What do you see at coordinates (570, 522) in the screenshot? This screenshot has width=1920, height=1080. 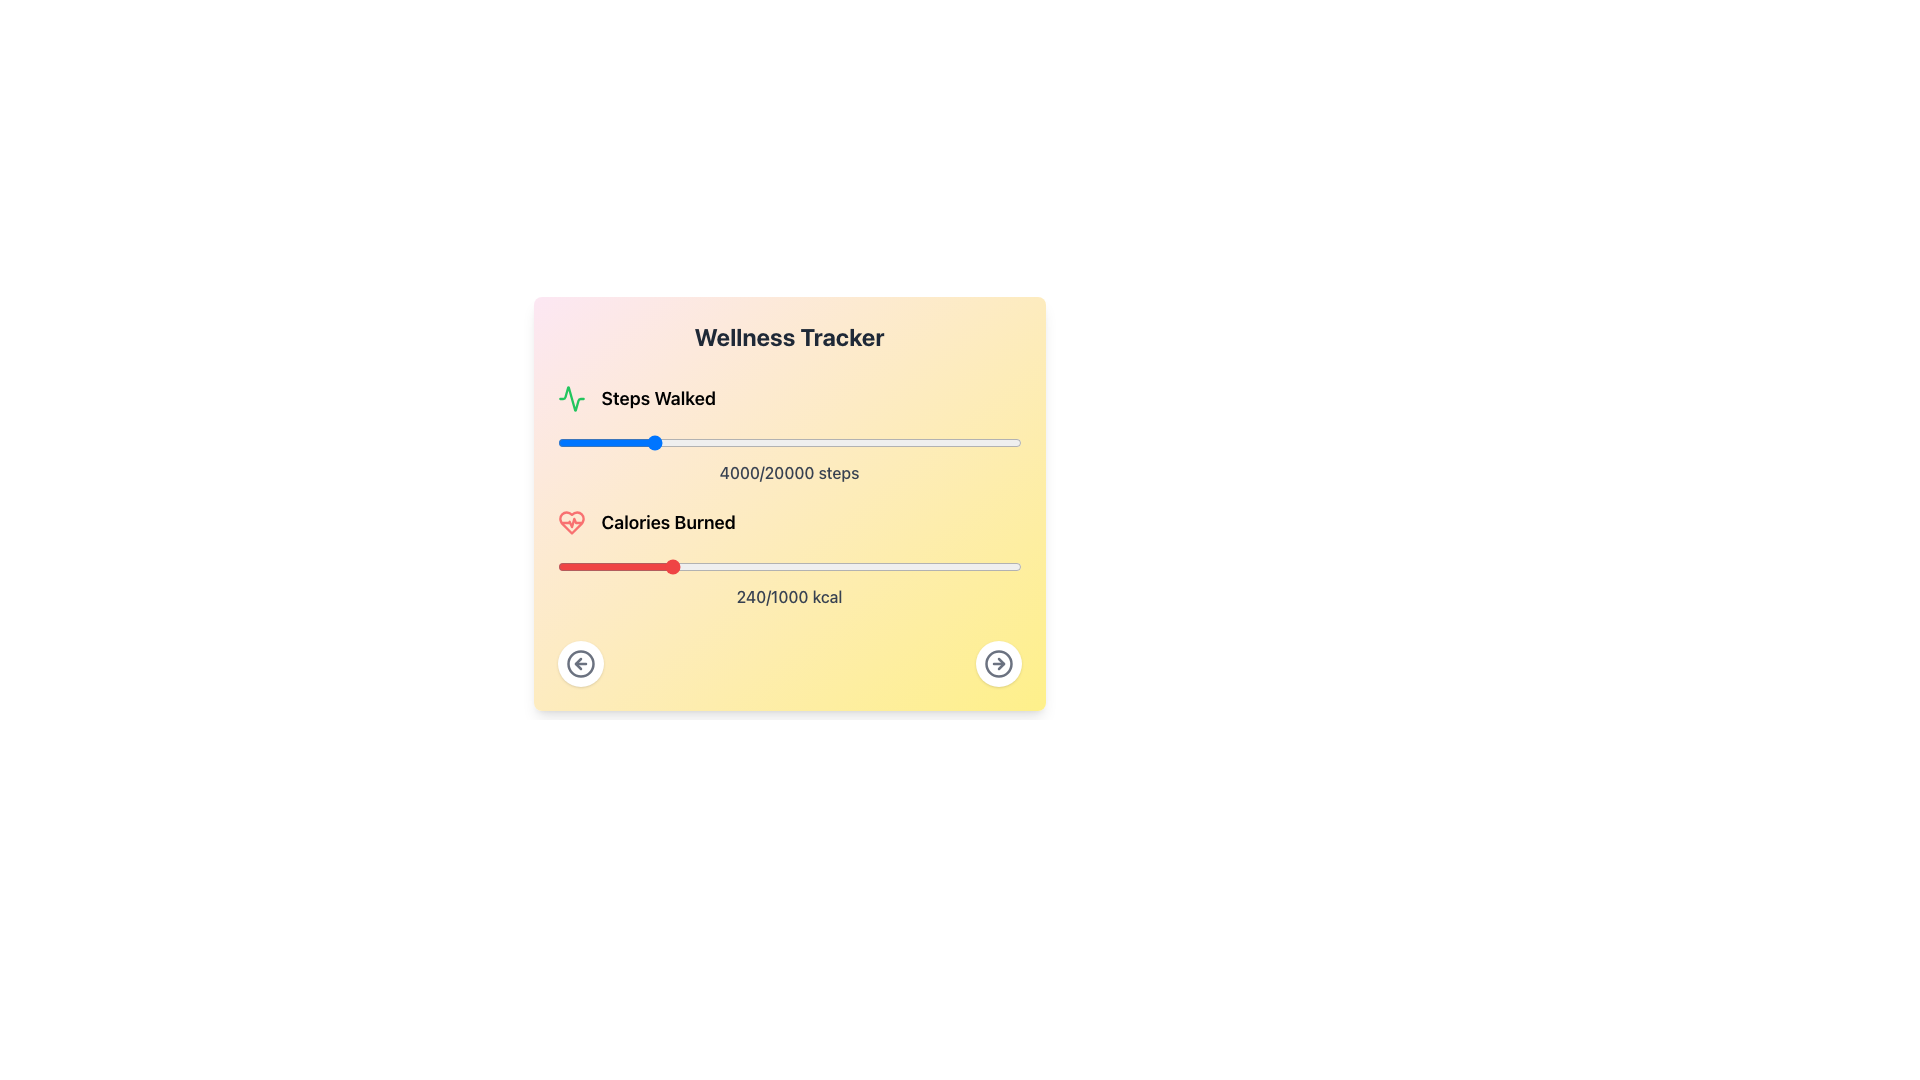 I see `the small red heart icon with a pulse line, located to the left of the text 'Calories Burned' in the 'Wellness Tracker' interface` at bounding box center [570, 522].